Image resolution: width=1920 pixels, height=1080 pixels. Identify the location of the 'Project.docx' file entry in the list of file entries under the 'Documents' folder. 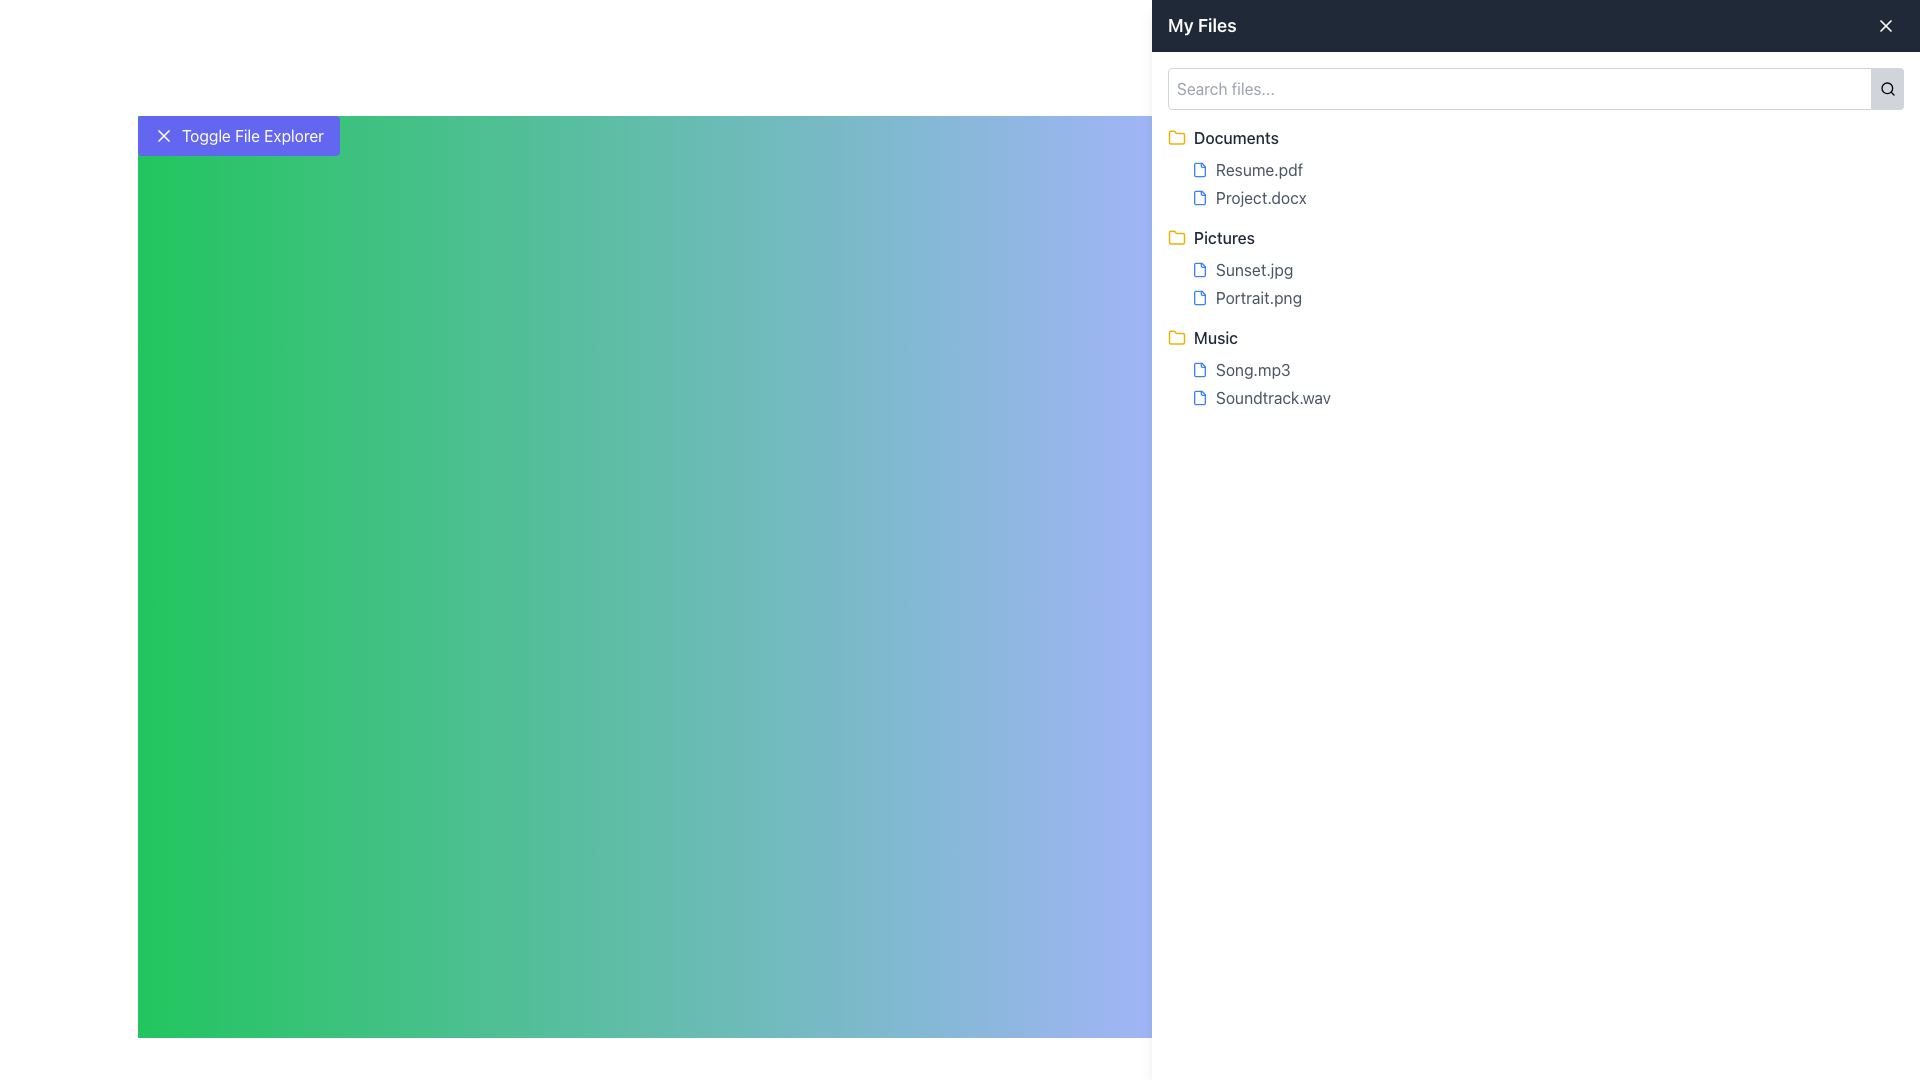
(1535, 184).